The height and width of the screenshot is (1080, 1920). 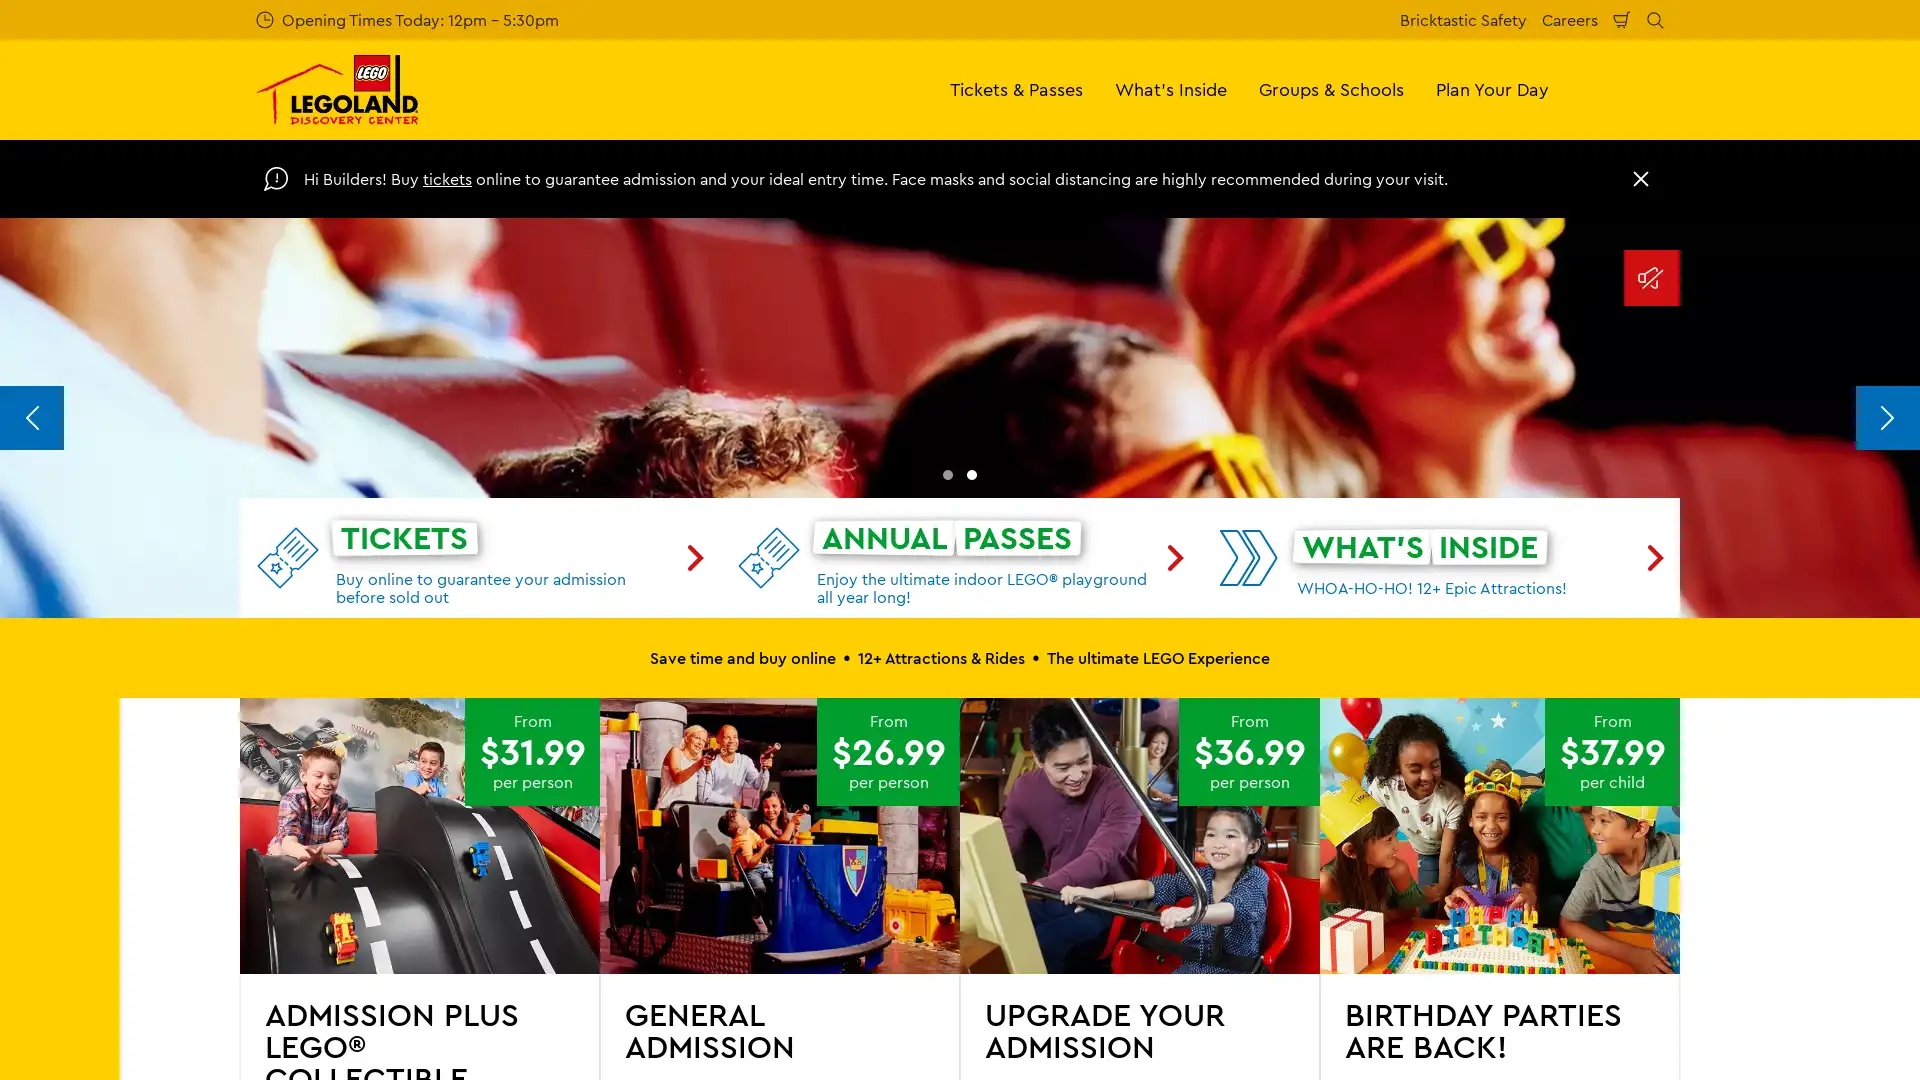 What do you see at coordinates (971, 852) in the screenshot?
I see `Go to slide 2` at bounding box center [971, 852].